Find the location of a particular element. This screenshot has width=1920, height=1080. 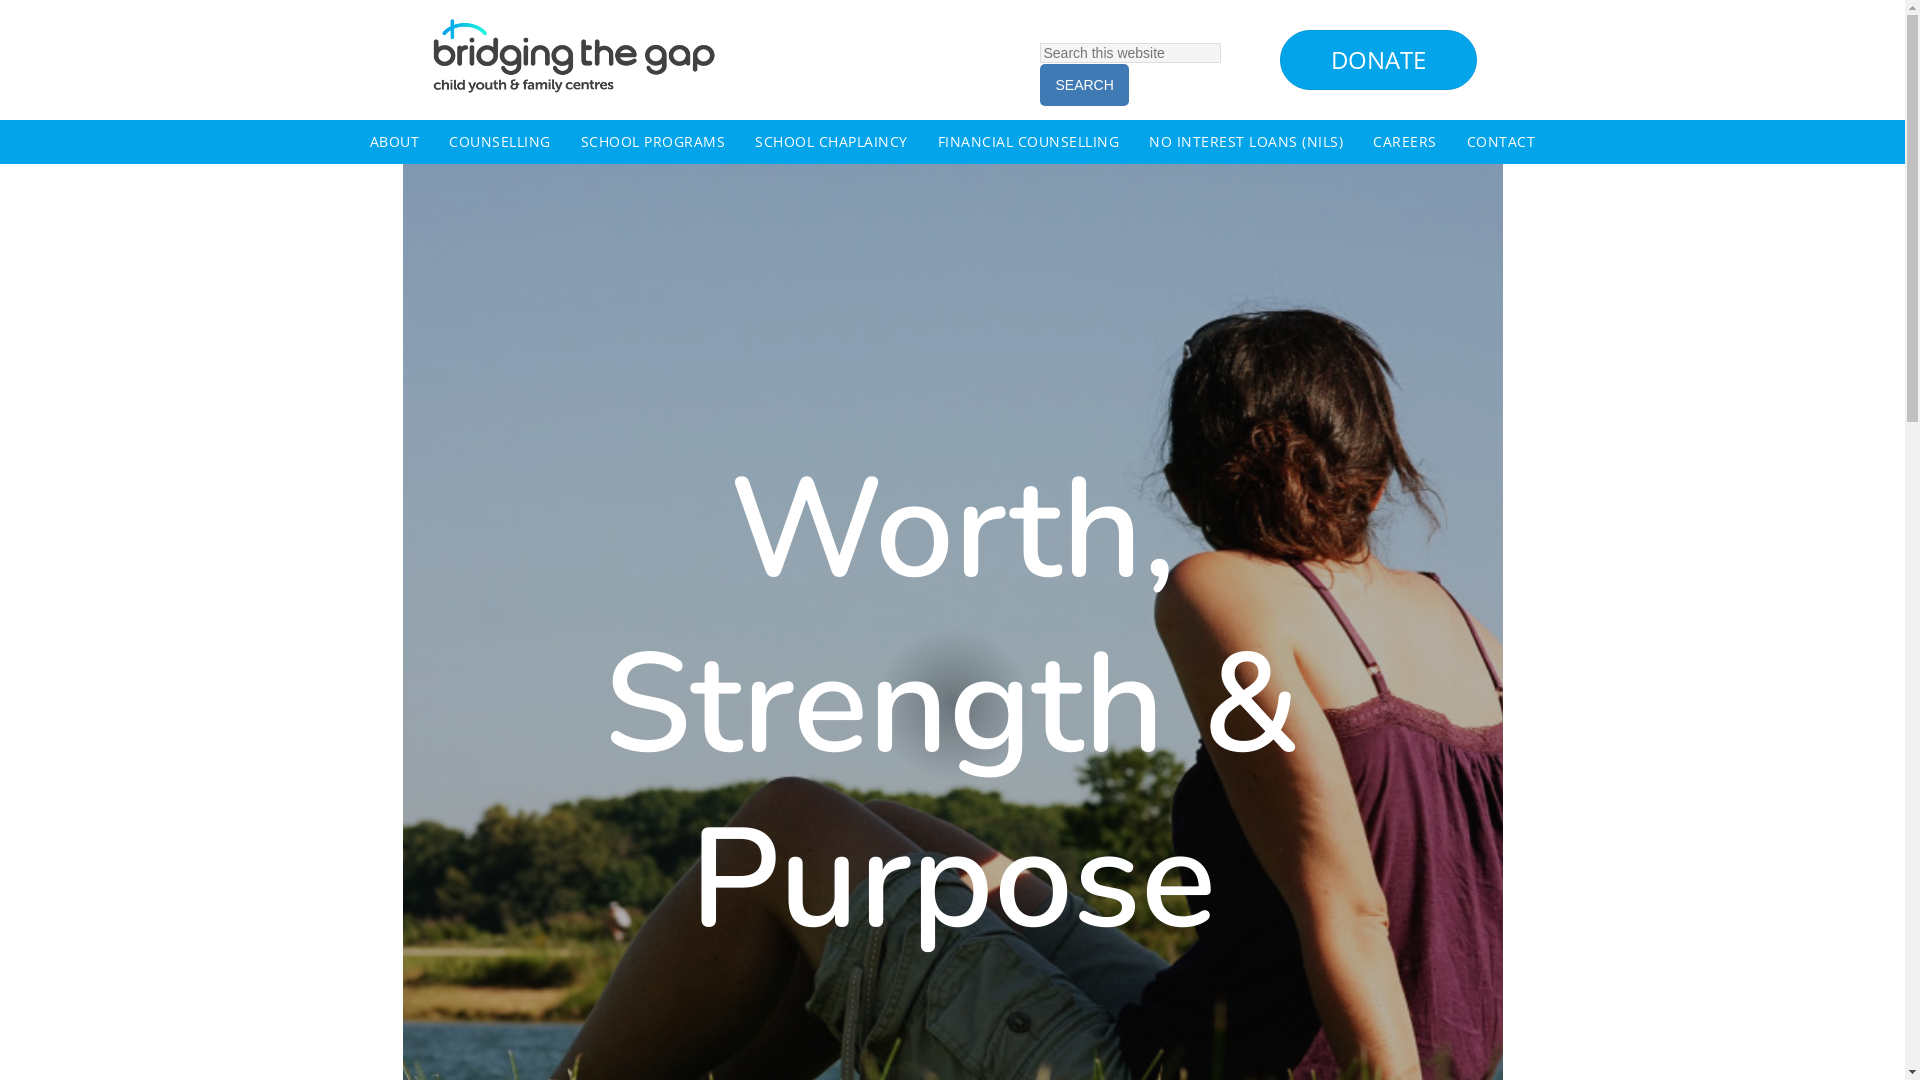

'DONATE' is located at coordinates (1377, 59).